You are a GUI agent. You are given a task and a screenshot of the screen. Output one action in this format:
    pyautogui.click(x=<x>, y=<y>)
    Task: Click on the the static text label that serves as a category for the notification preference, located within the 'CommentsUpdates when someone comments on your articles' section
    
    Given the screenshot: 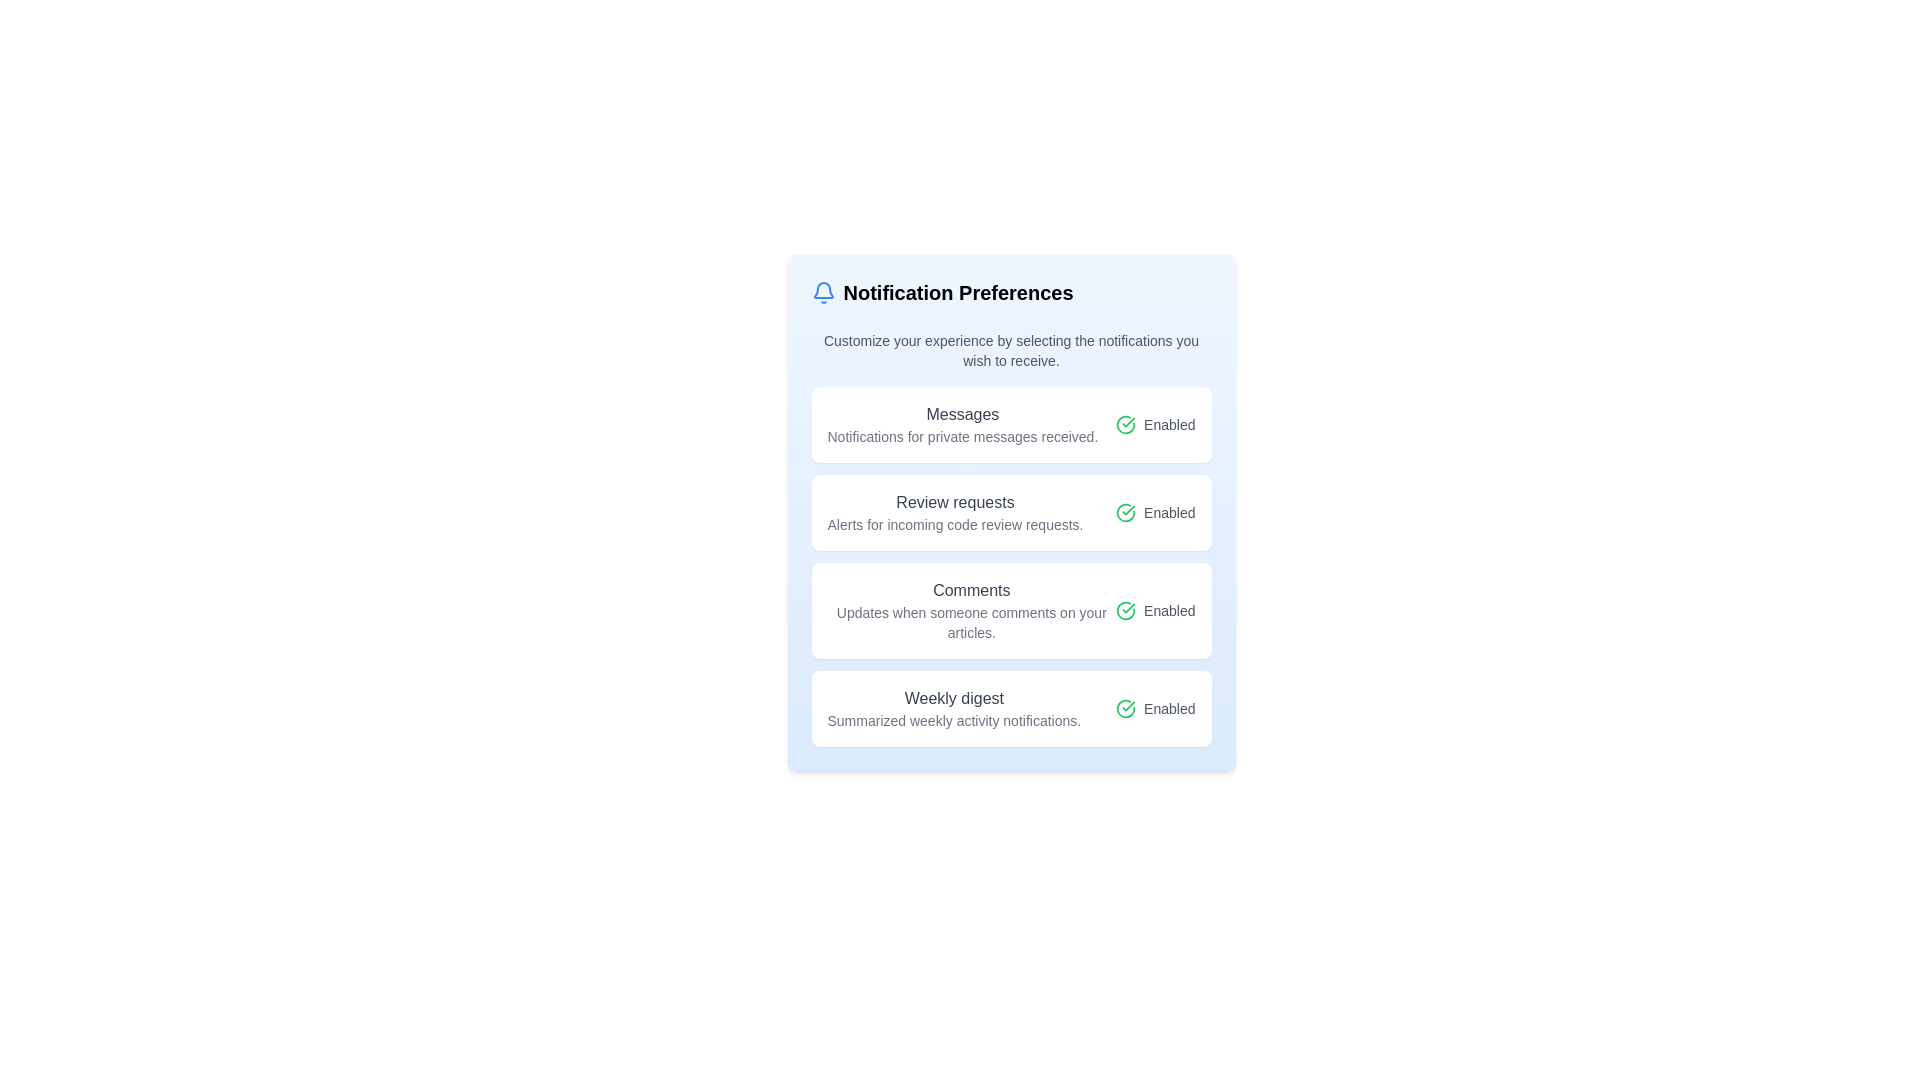 What is the action you would take?
    pyautogui.click(x=971, y=589)
    